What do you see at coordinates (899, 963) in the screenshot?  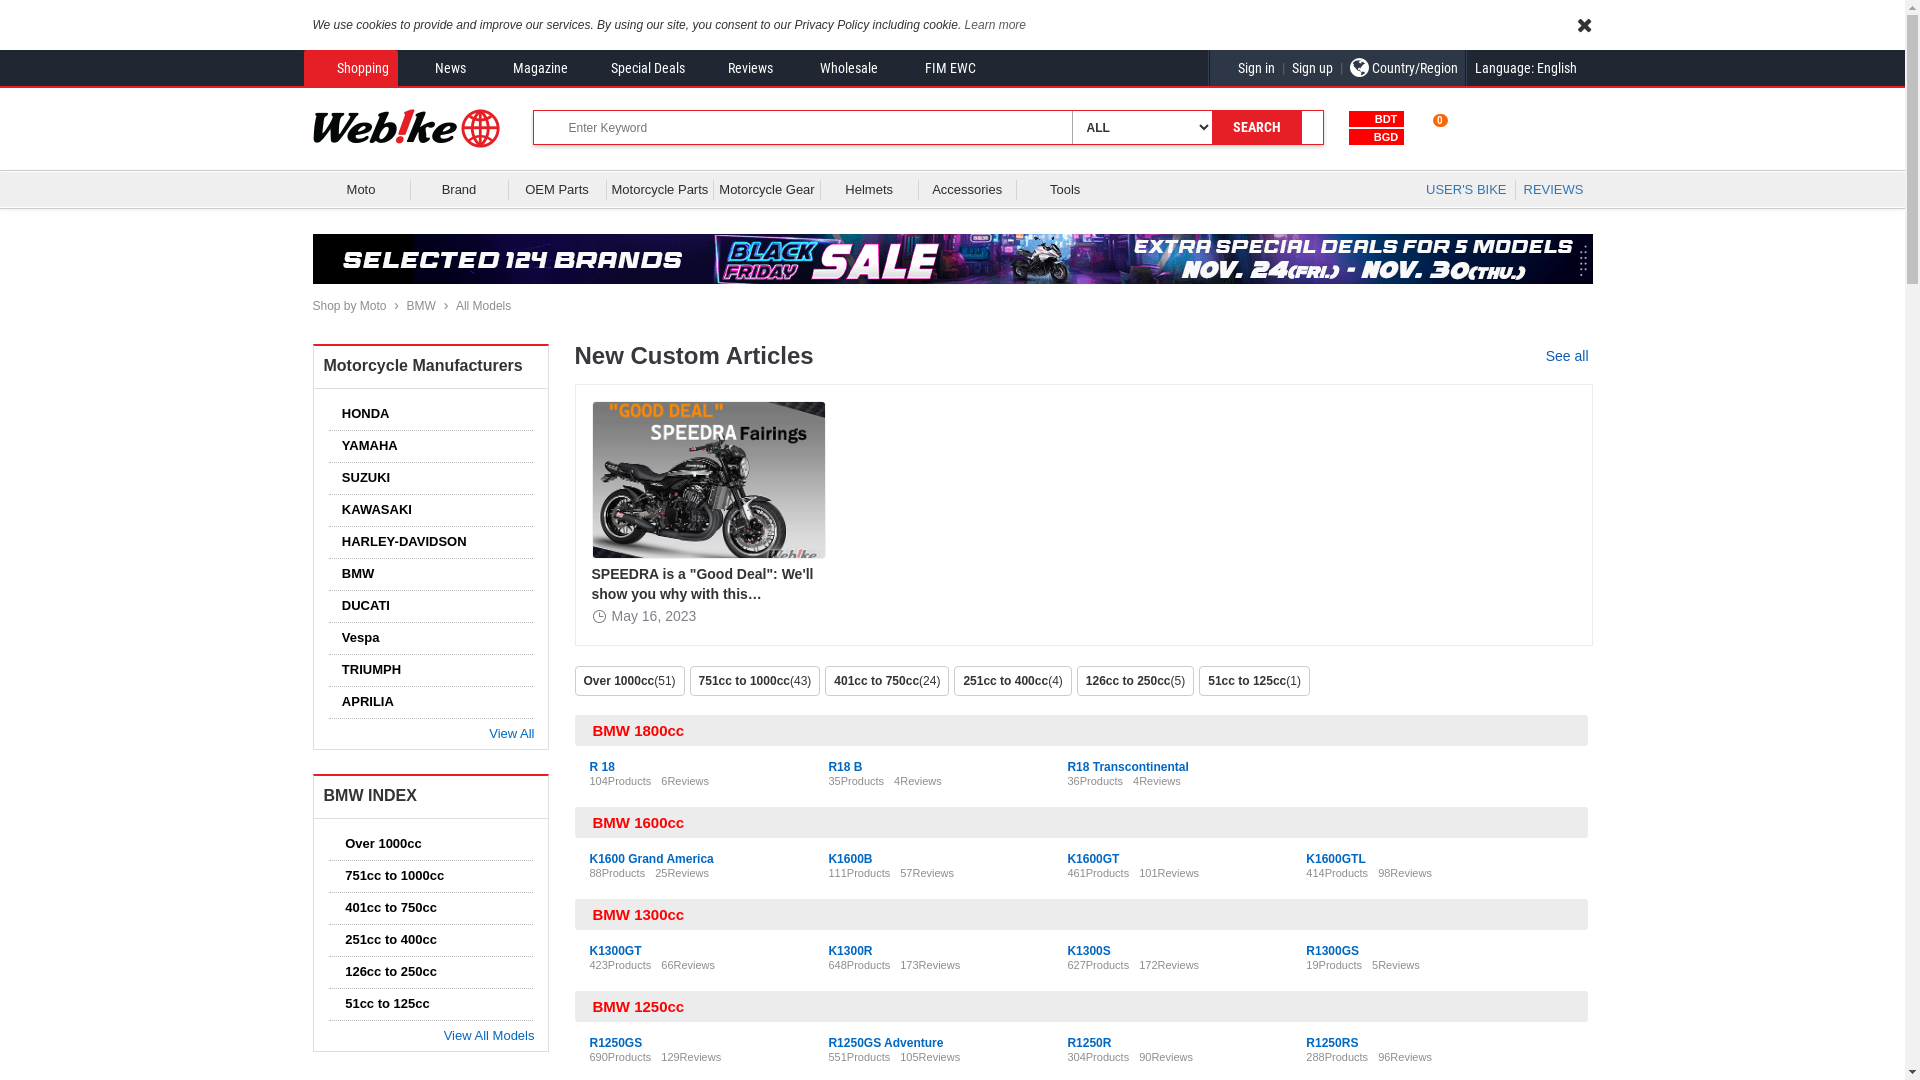 I see `'173Reviews'` at bounding box center [899, 963].